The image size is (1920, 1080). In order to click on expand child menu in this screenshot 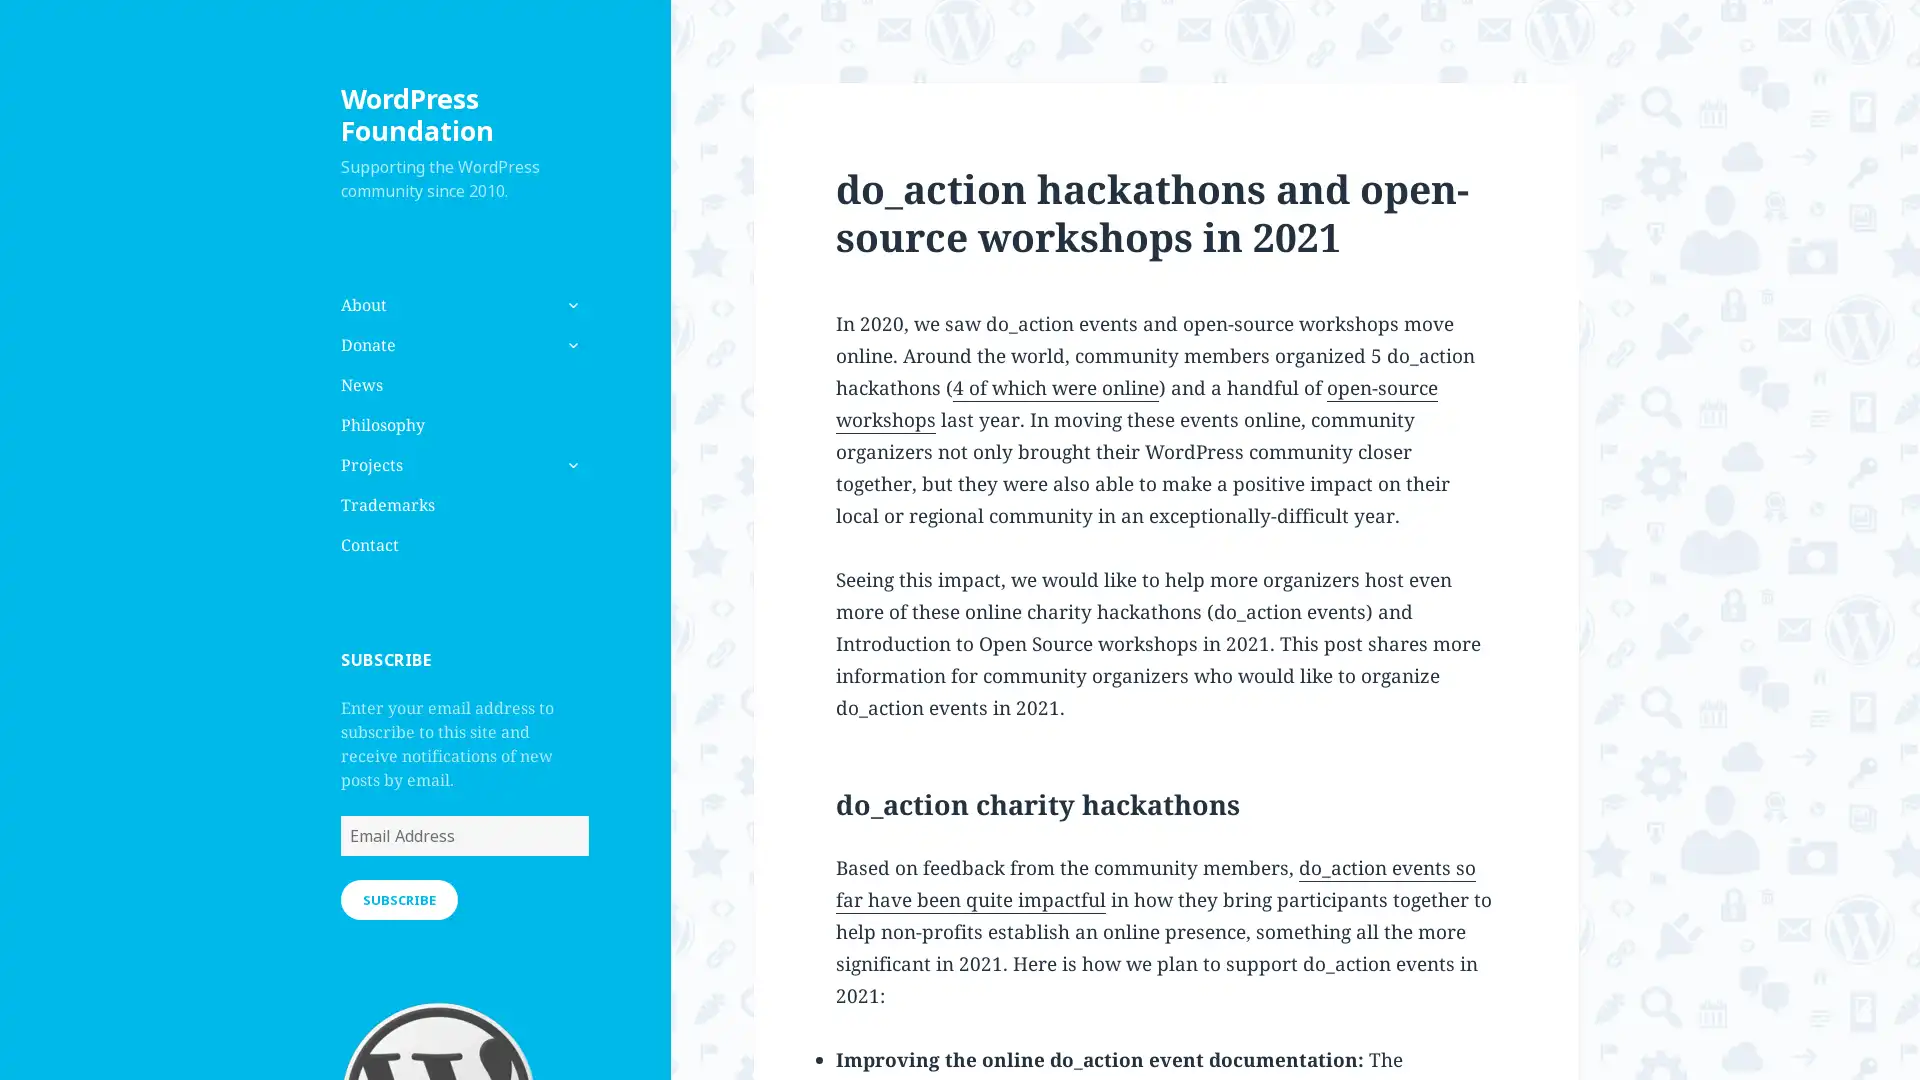, I will do `click(570, 304)`.